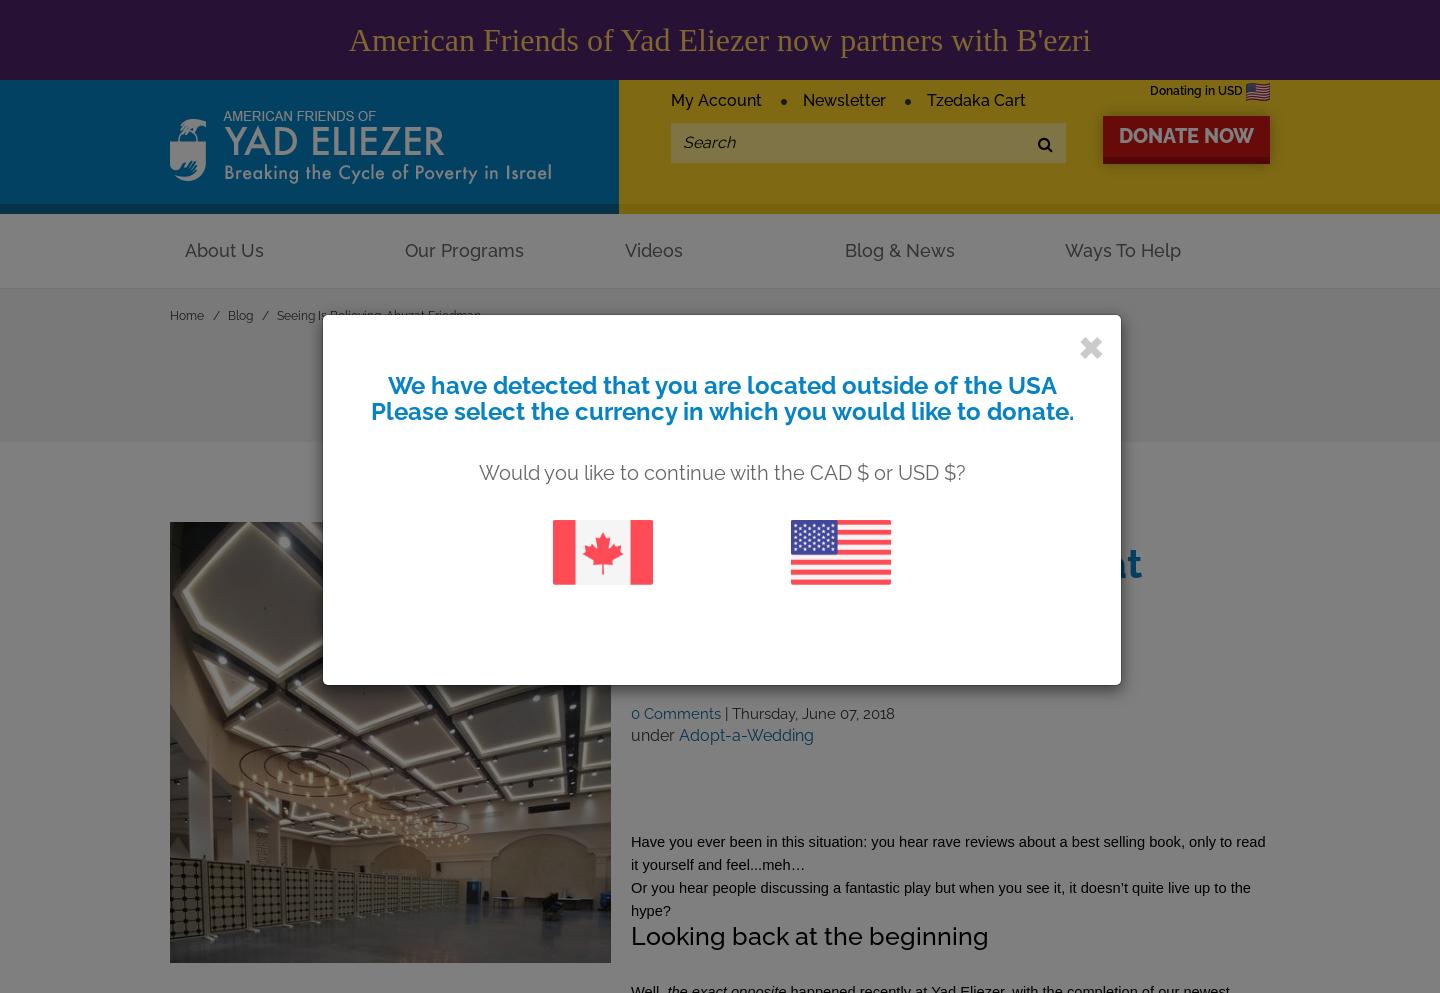 This screenshot has width=1440, height=993. What do you see at coordinates (759, 656) in the screenshot?
I see `'by Karen Reiffman'` at bounding box center [759, 656].